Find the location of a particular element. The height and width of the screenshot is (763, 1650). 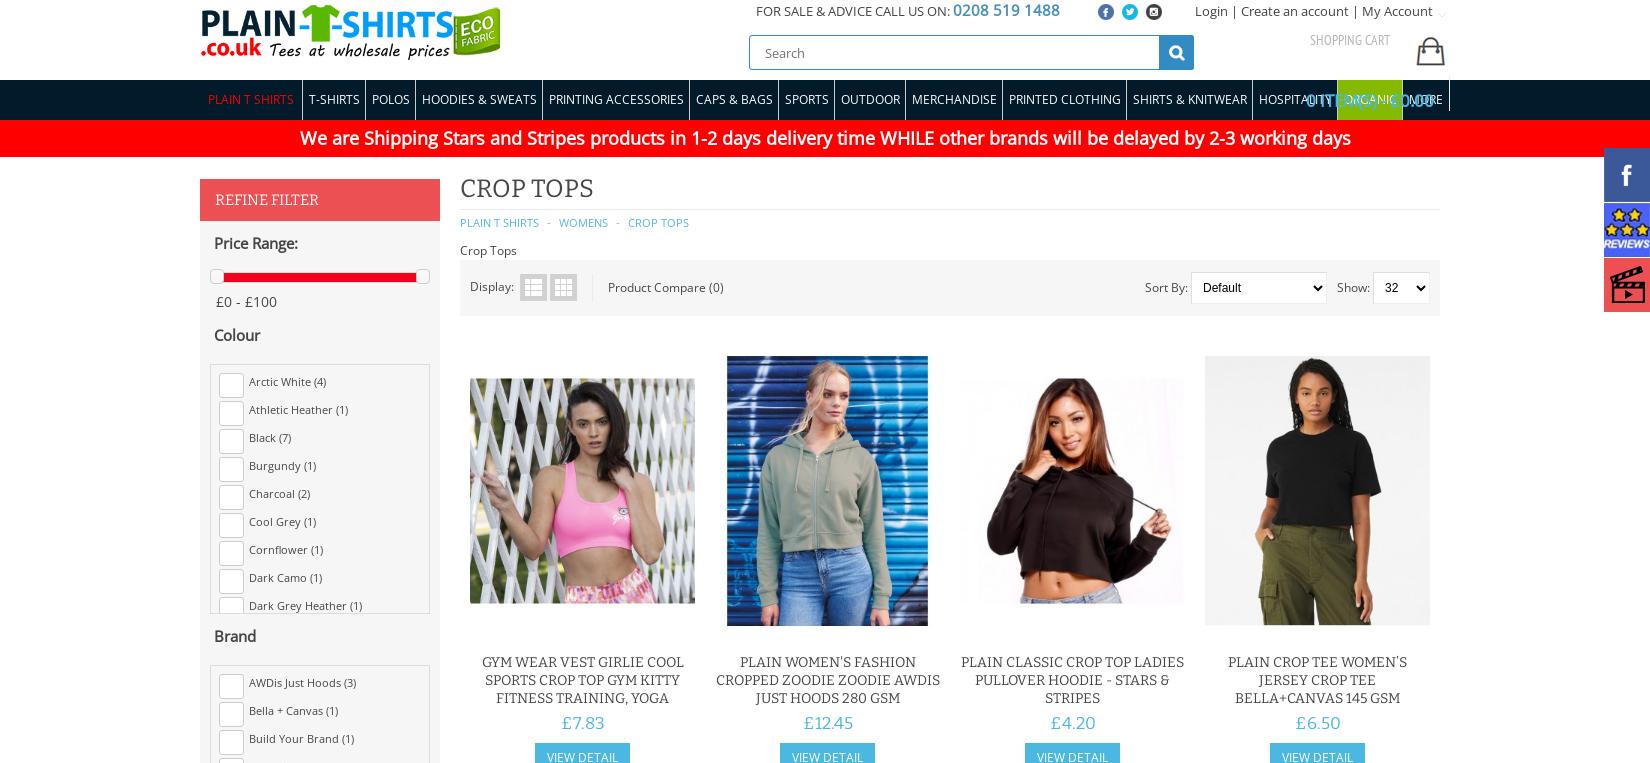

'Electric Yellow (1)' is located at coordinates (293, 744).